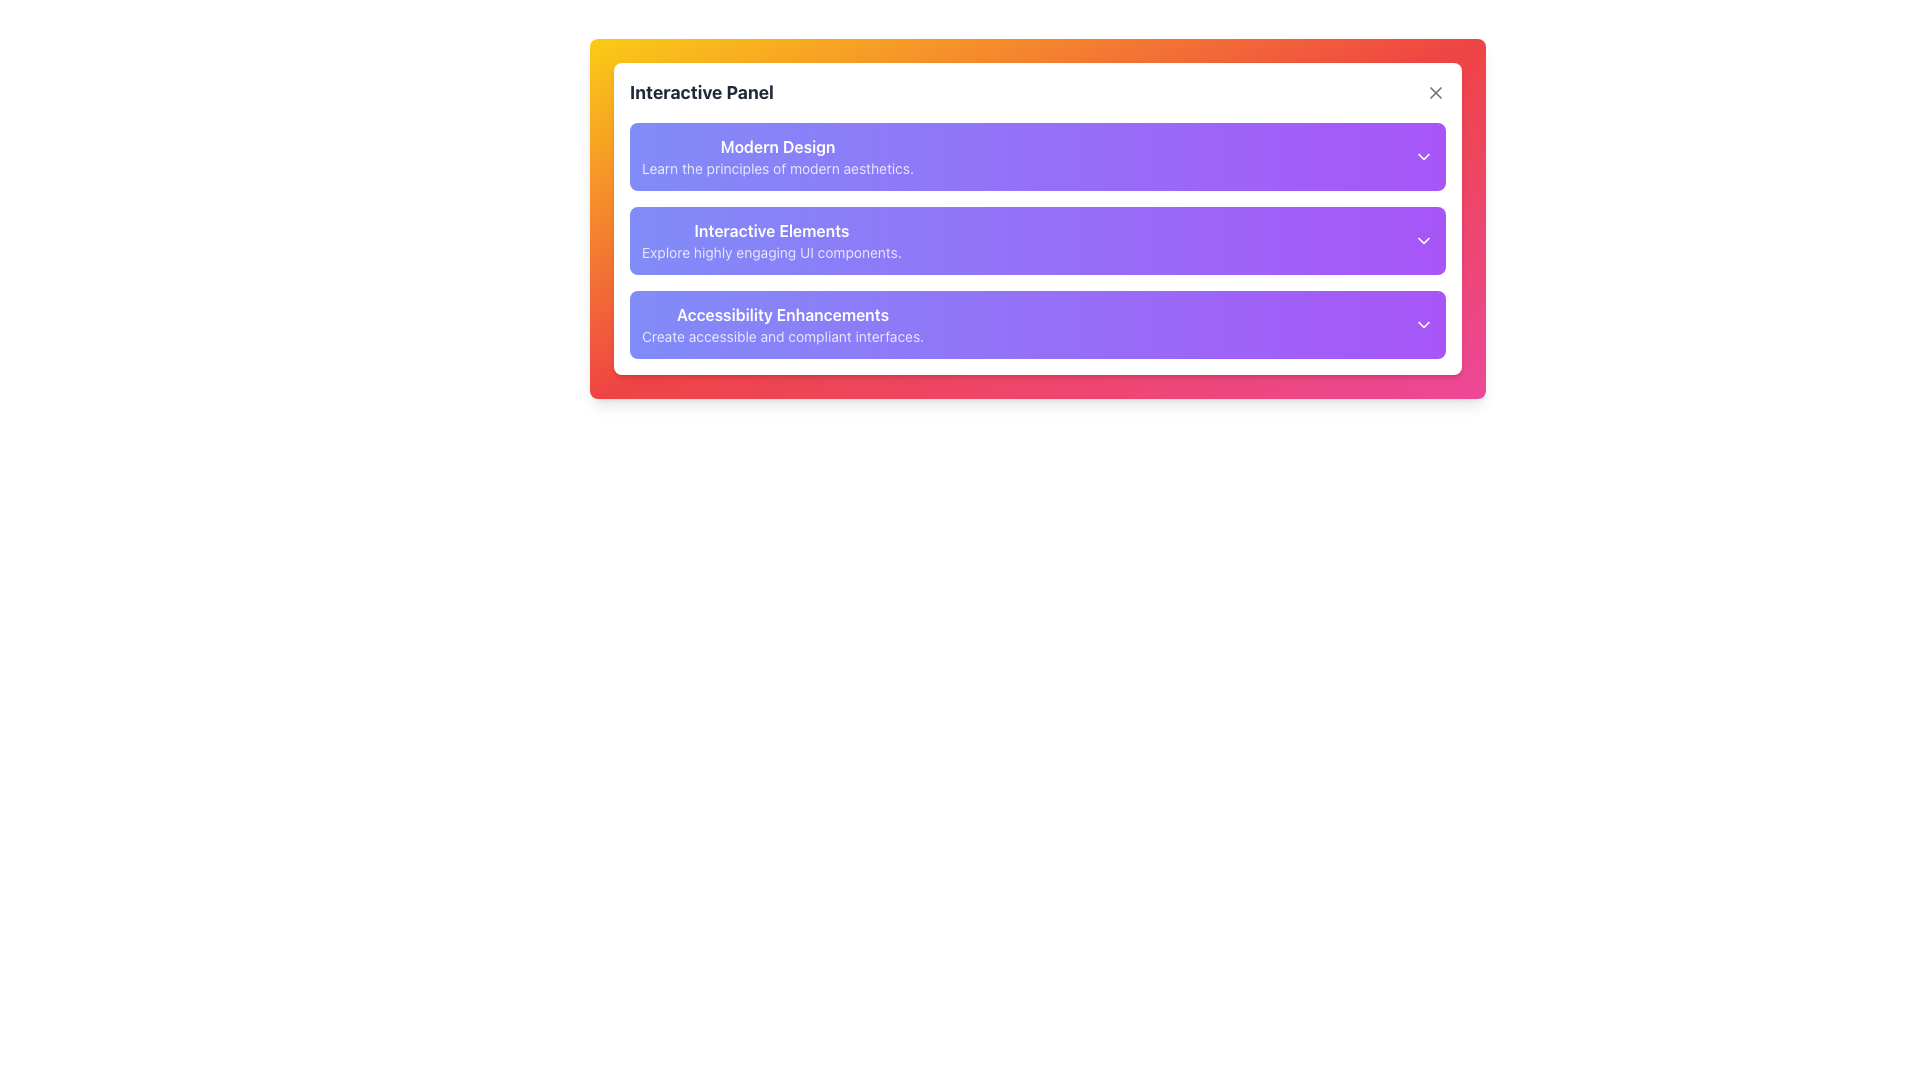  I want to click on the Text Label that serves as a title for the first section of the Interactive Panel, located above the subtitle 'Learn the principles of modern aesthetics.', so click(776, 145).